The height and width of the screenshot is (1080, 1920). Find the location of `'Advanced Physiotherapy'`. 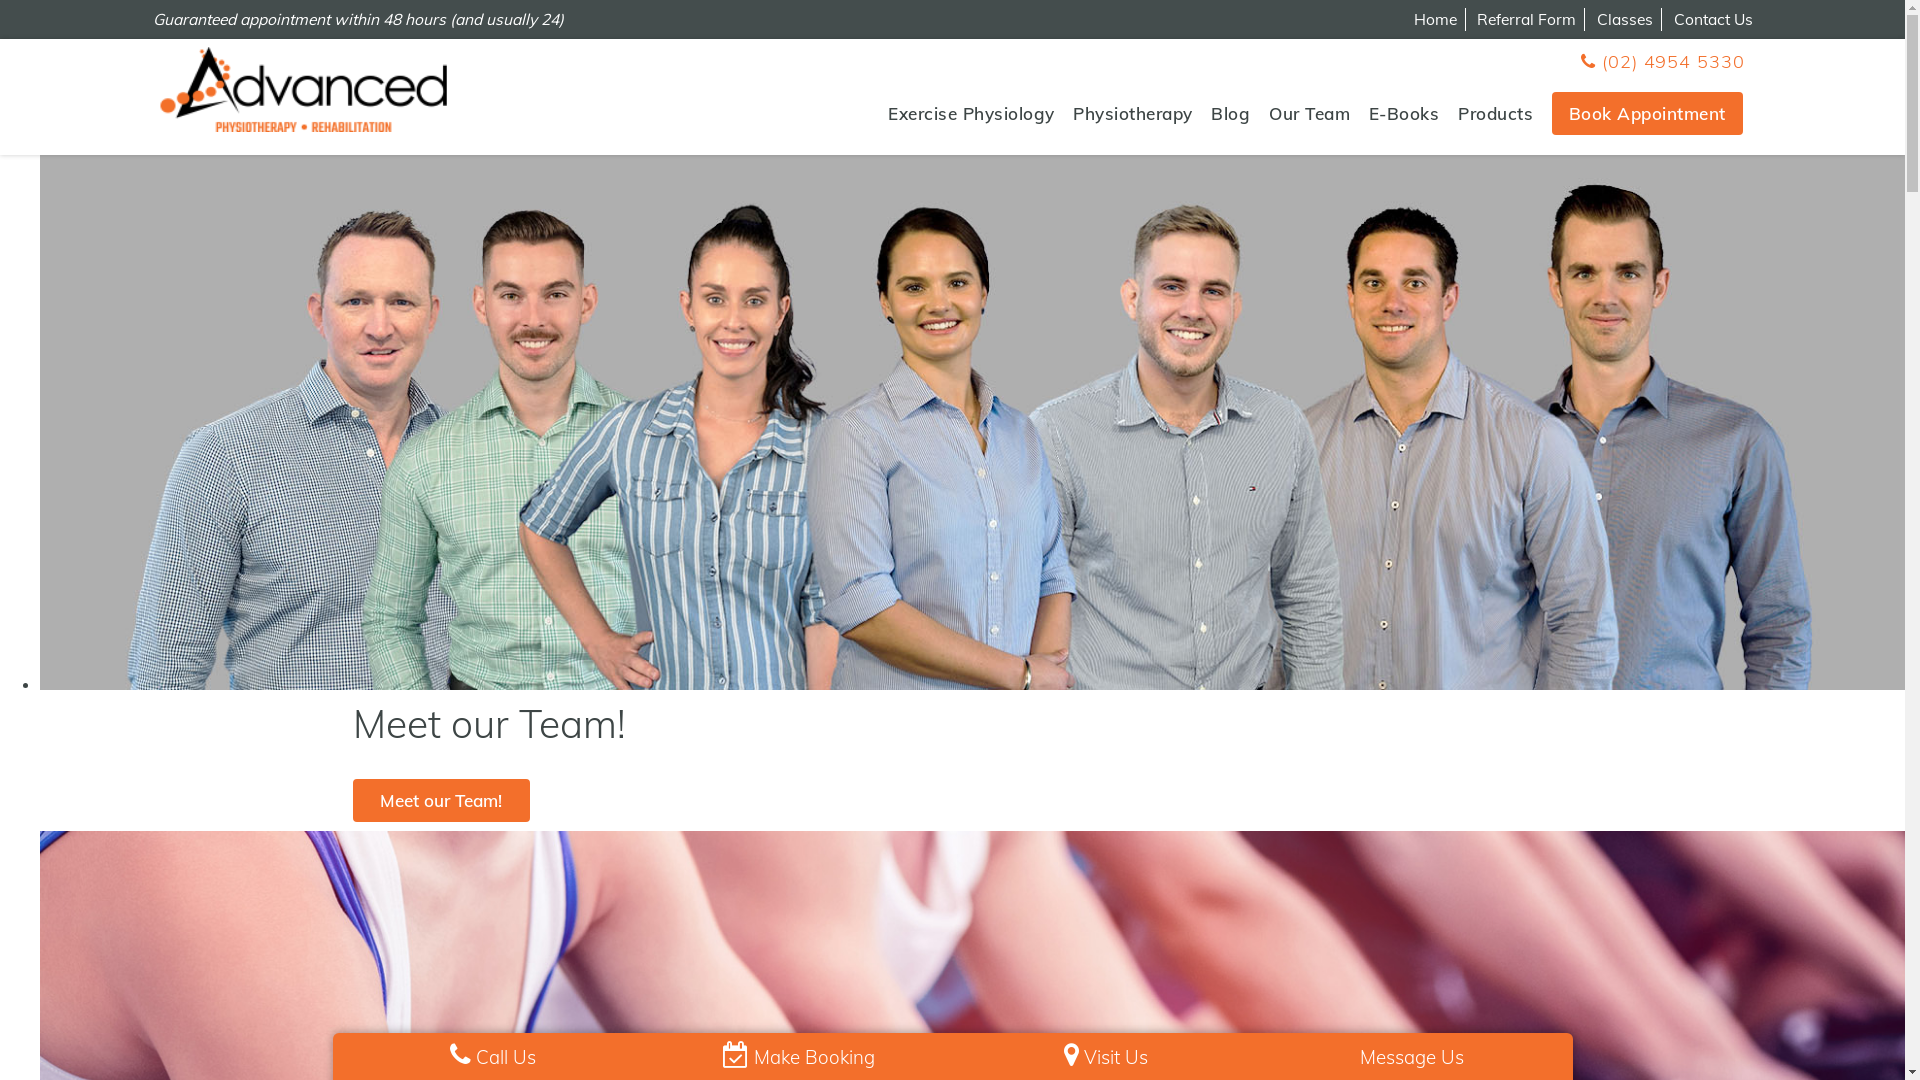

'Advanced Physiotherapy' is located at coordinates (301, 88).